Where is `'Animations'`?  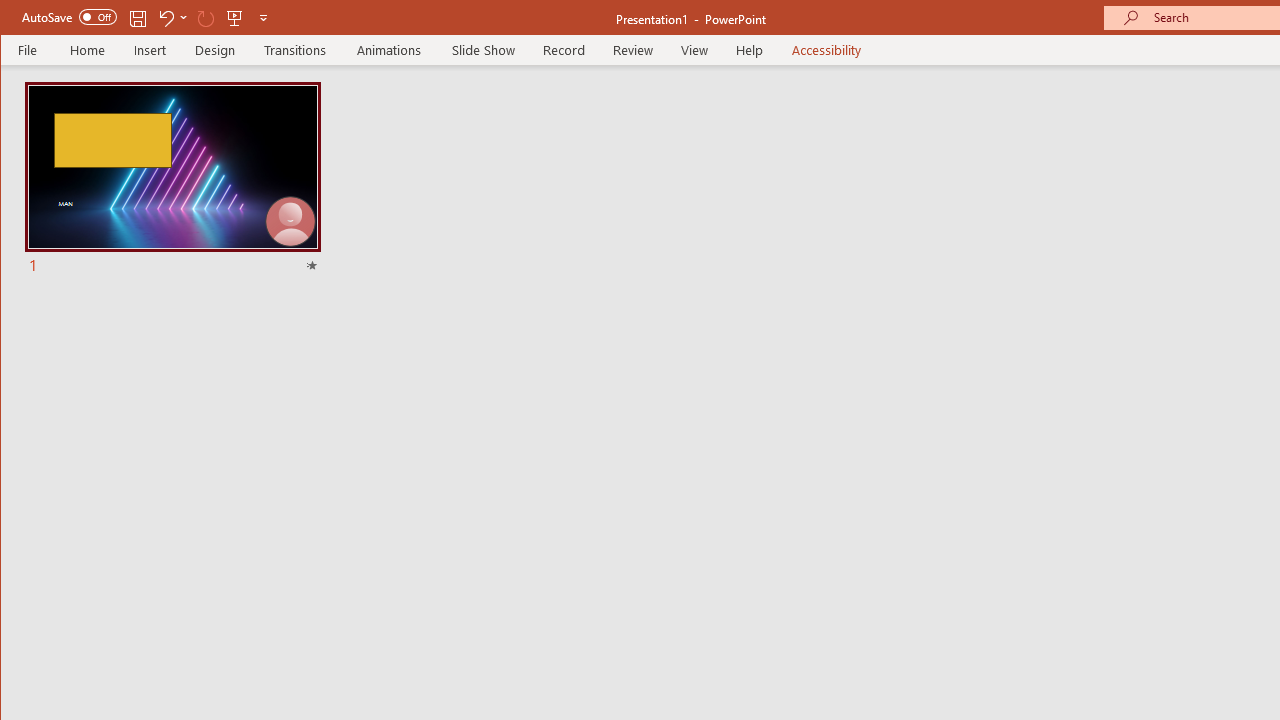 'Animations' is located at coordinates (389, 49).